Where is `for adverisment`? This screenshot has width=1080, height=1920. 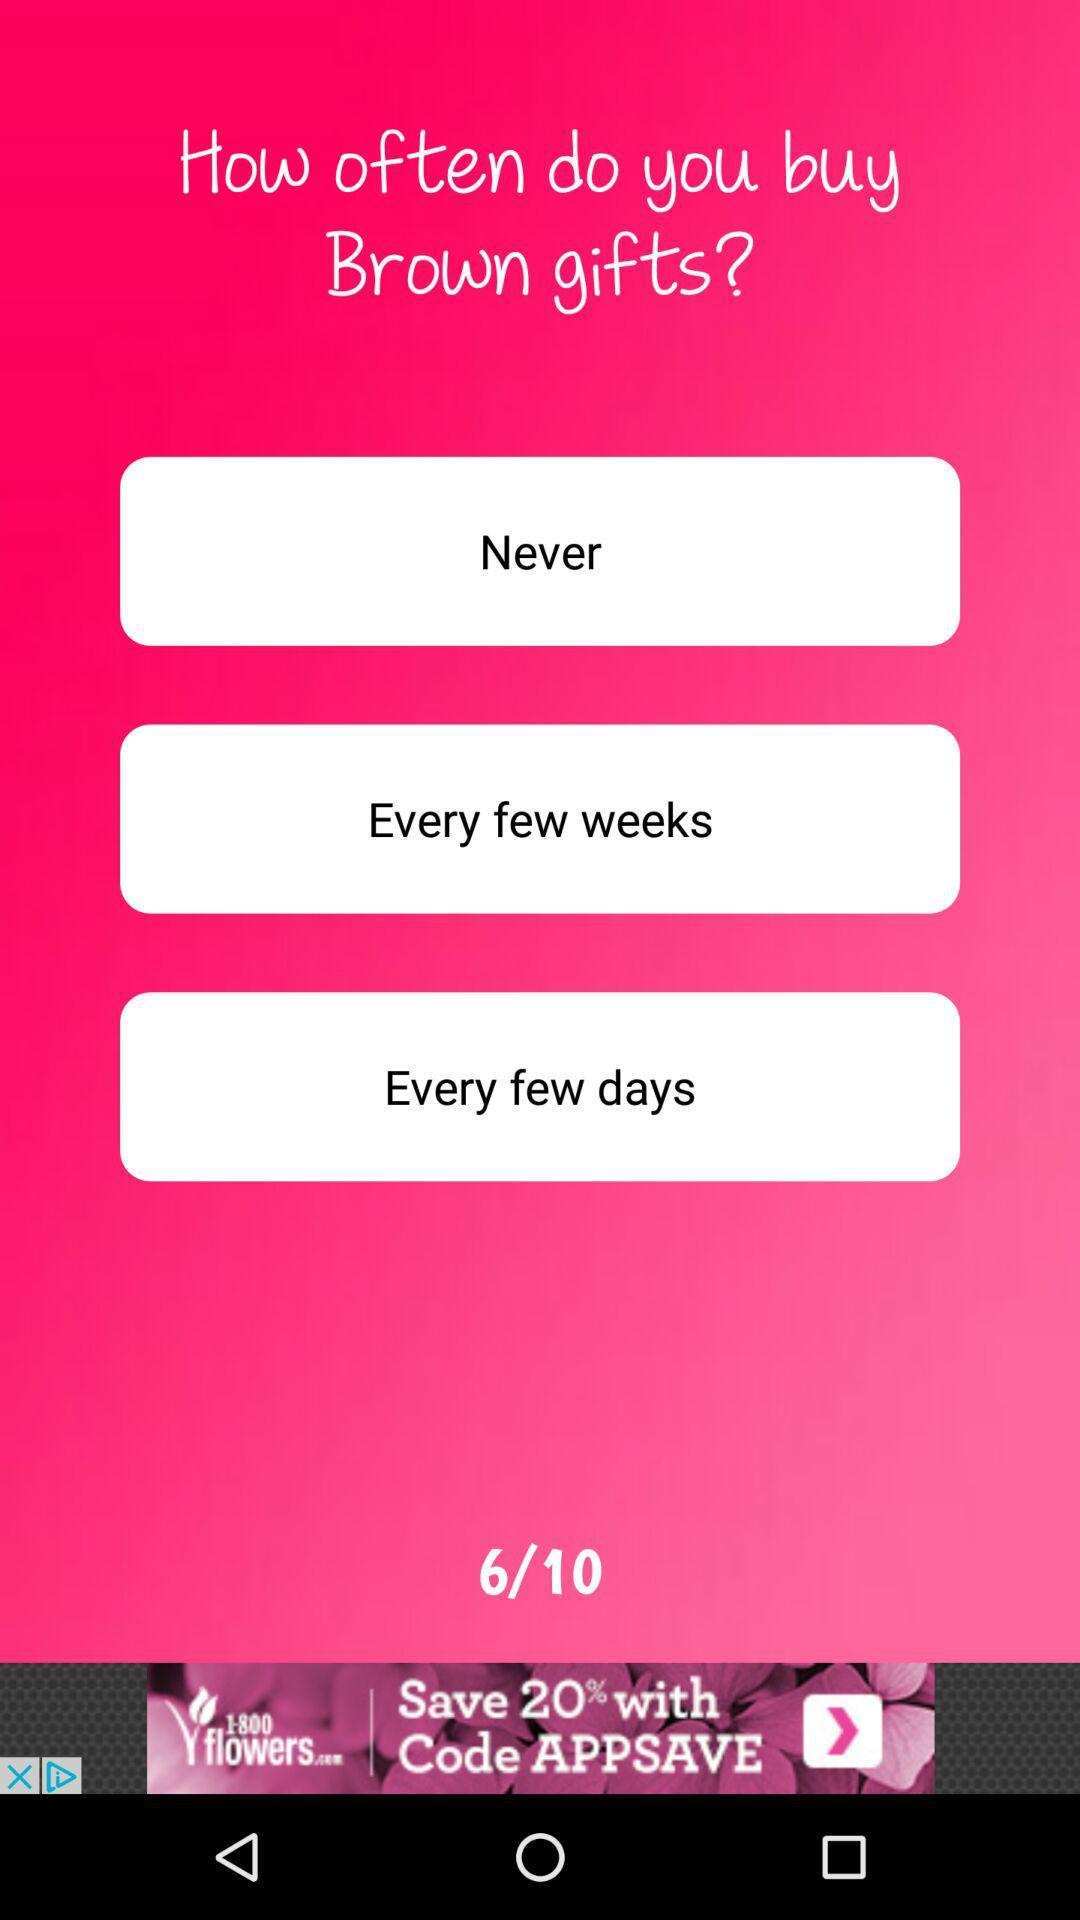 for adverisment is located at coordinates (540, 819).